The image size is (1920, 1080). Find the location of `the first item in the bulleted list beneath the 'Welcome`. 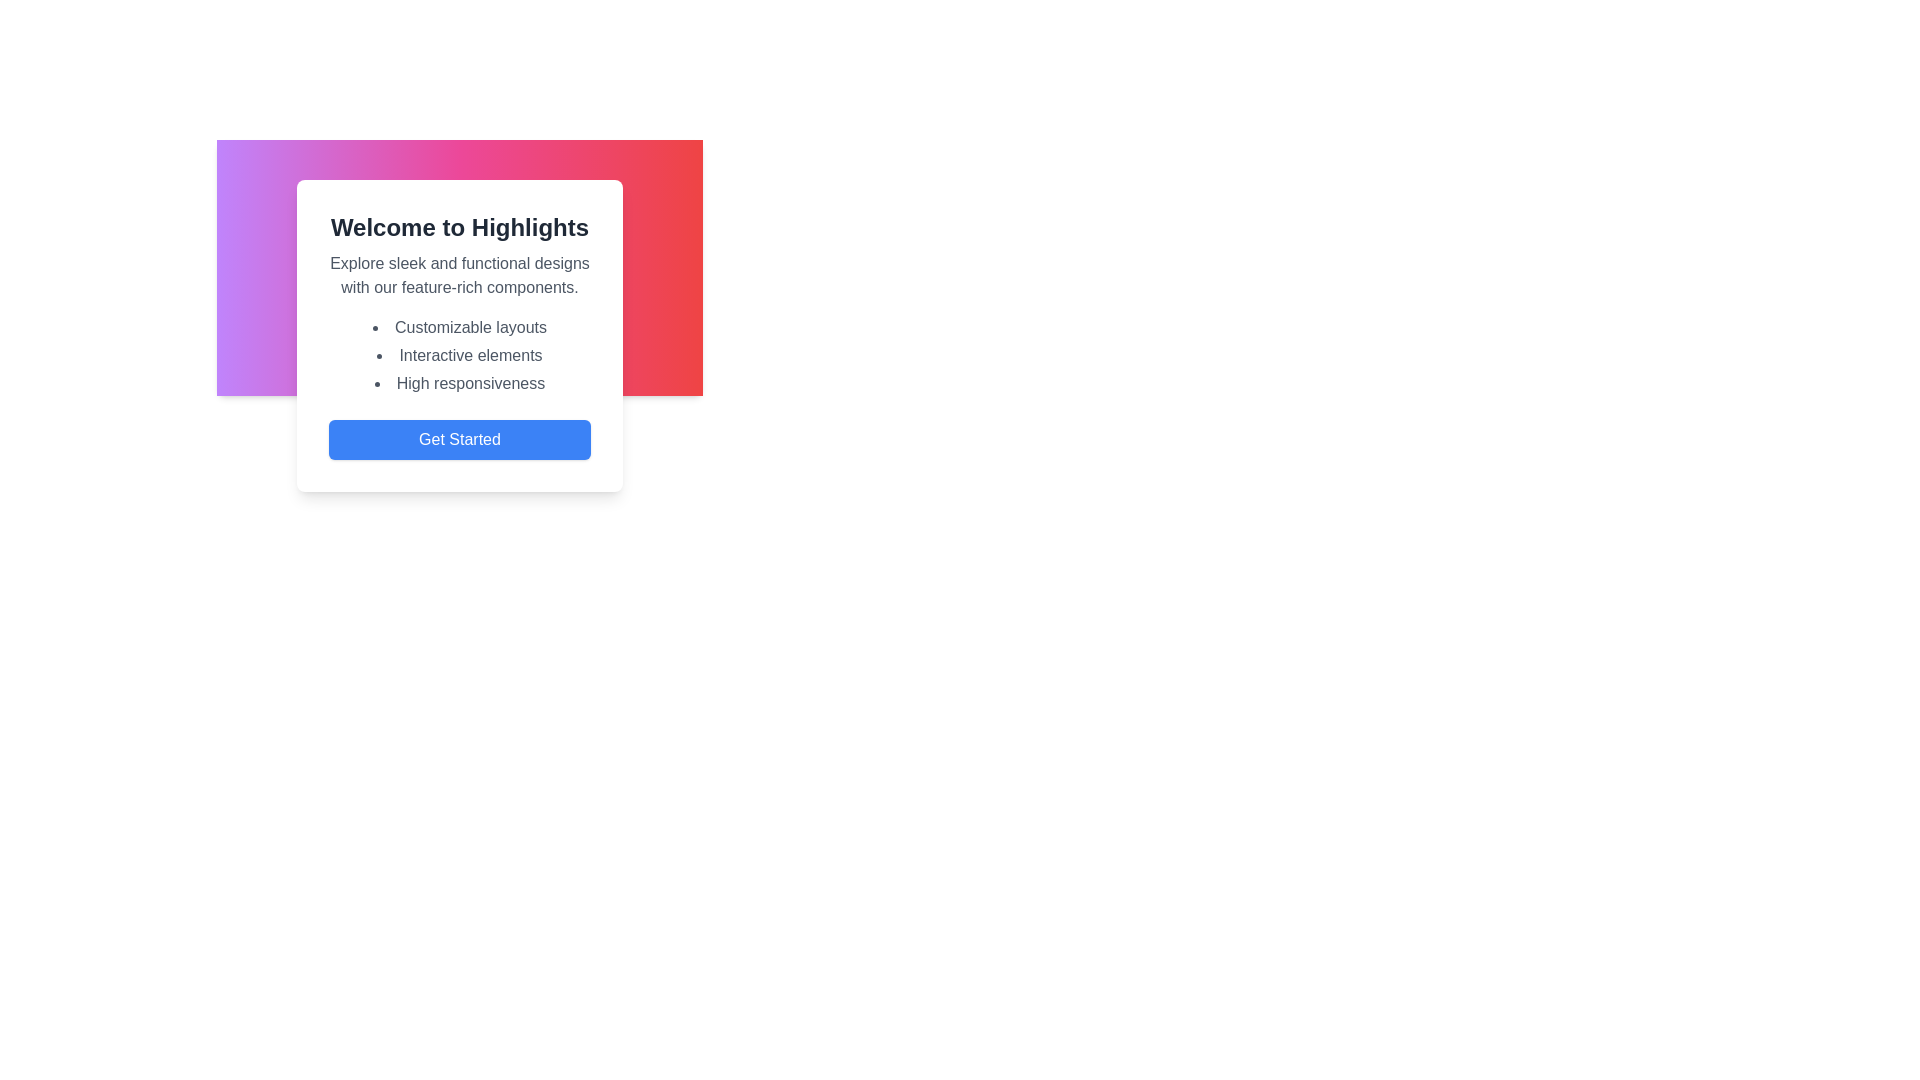

the first item in the bulleted list beneath the 'Welcome is located at coordinates (459, 334).